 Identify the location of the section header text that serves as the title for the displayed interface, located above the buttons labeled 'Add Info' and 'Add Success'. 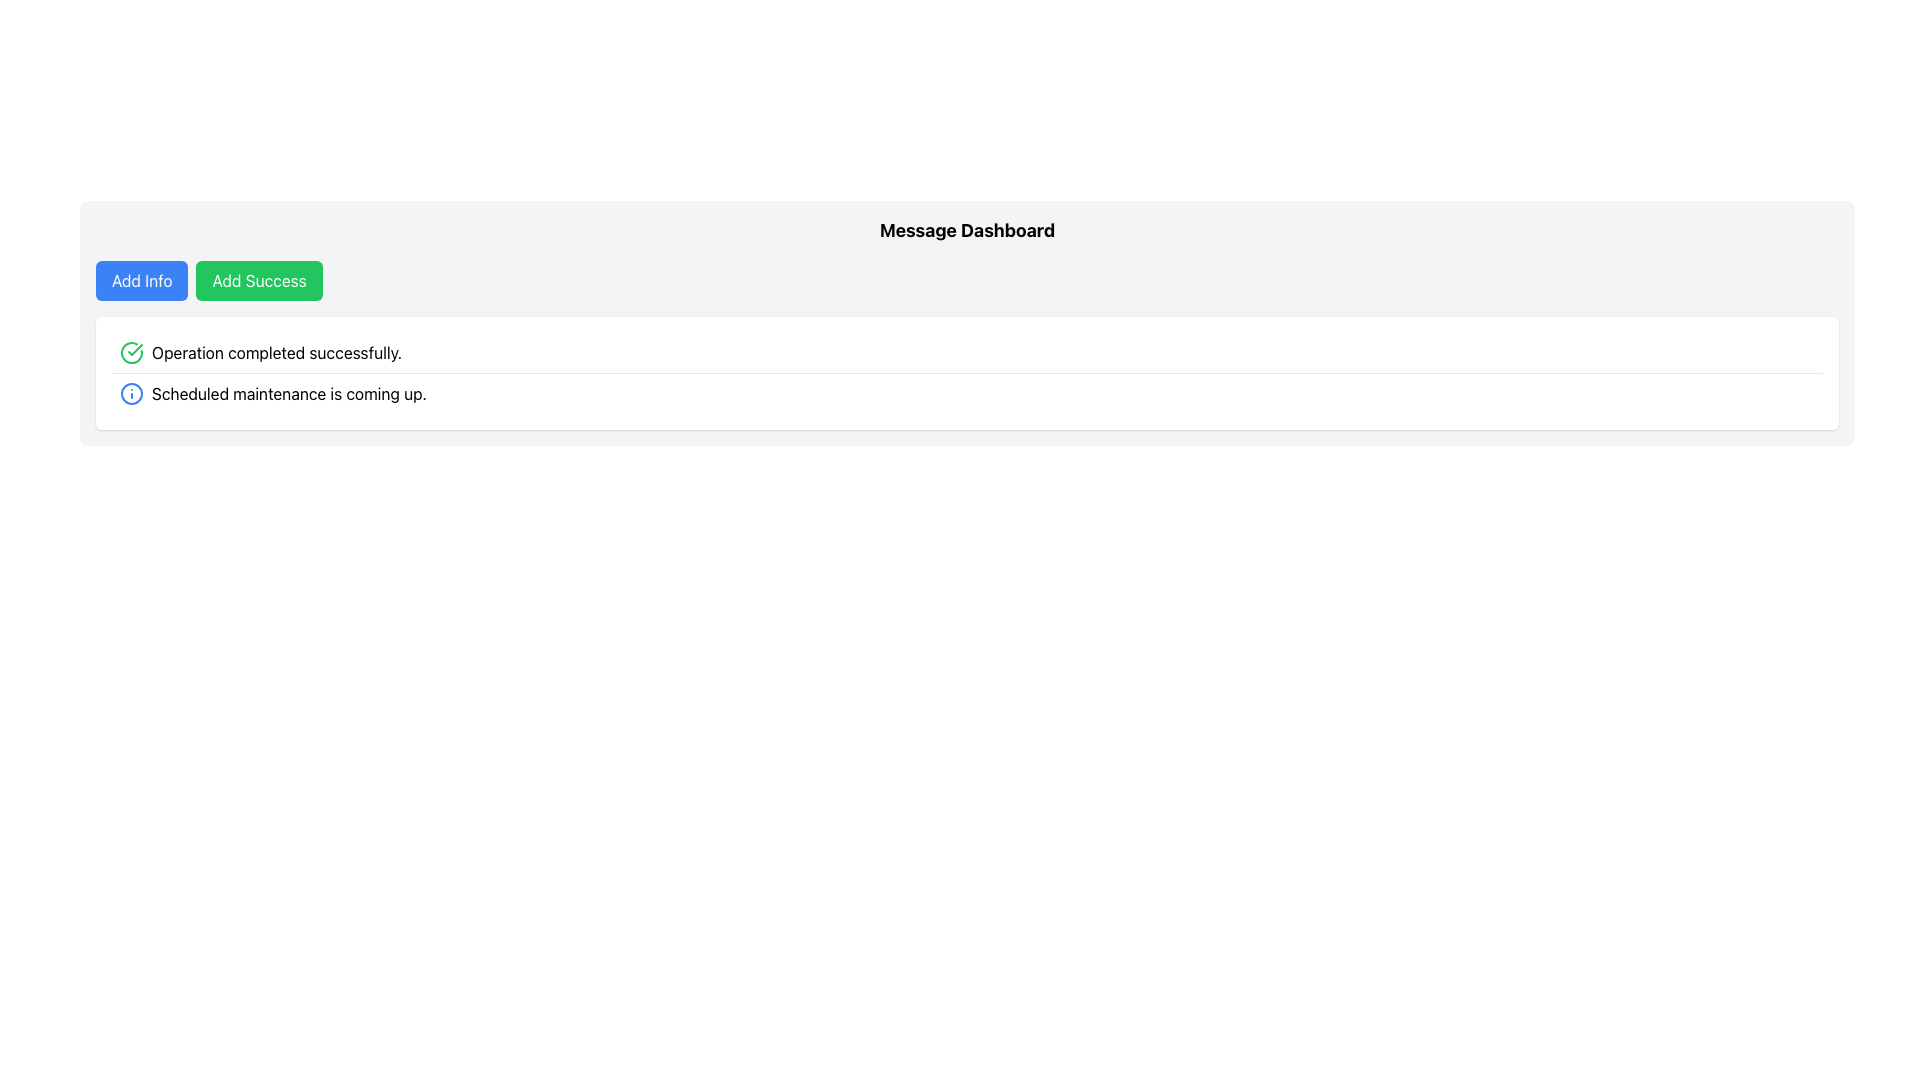
(967, 230).